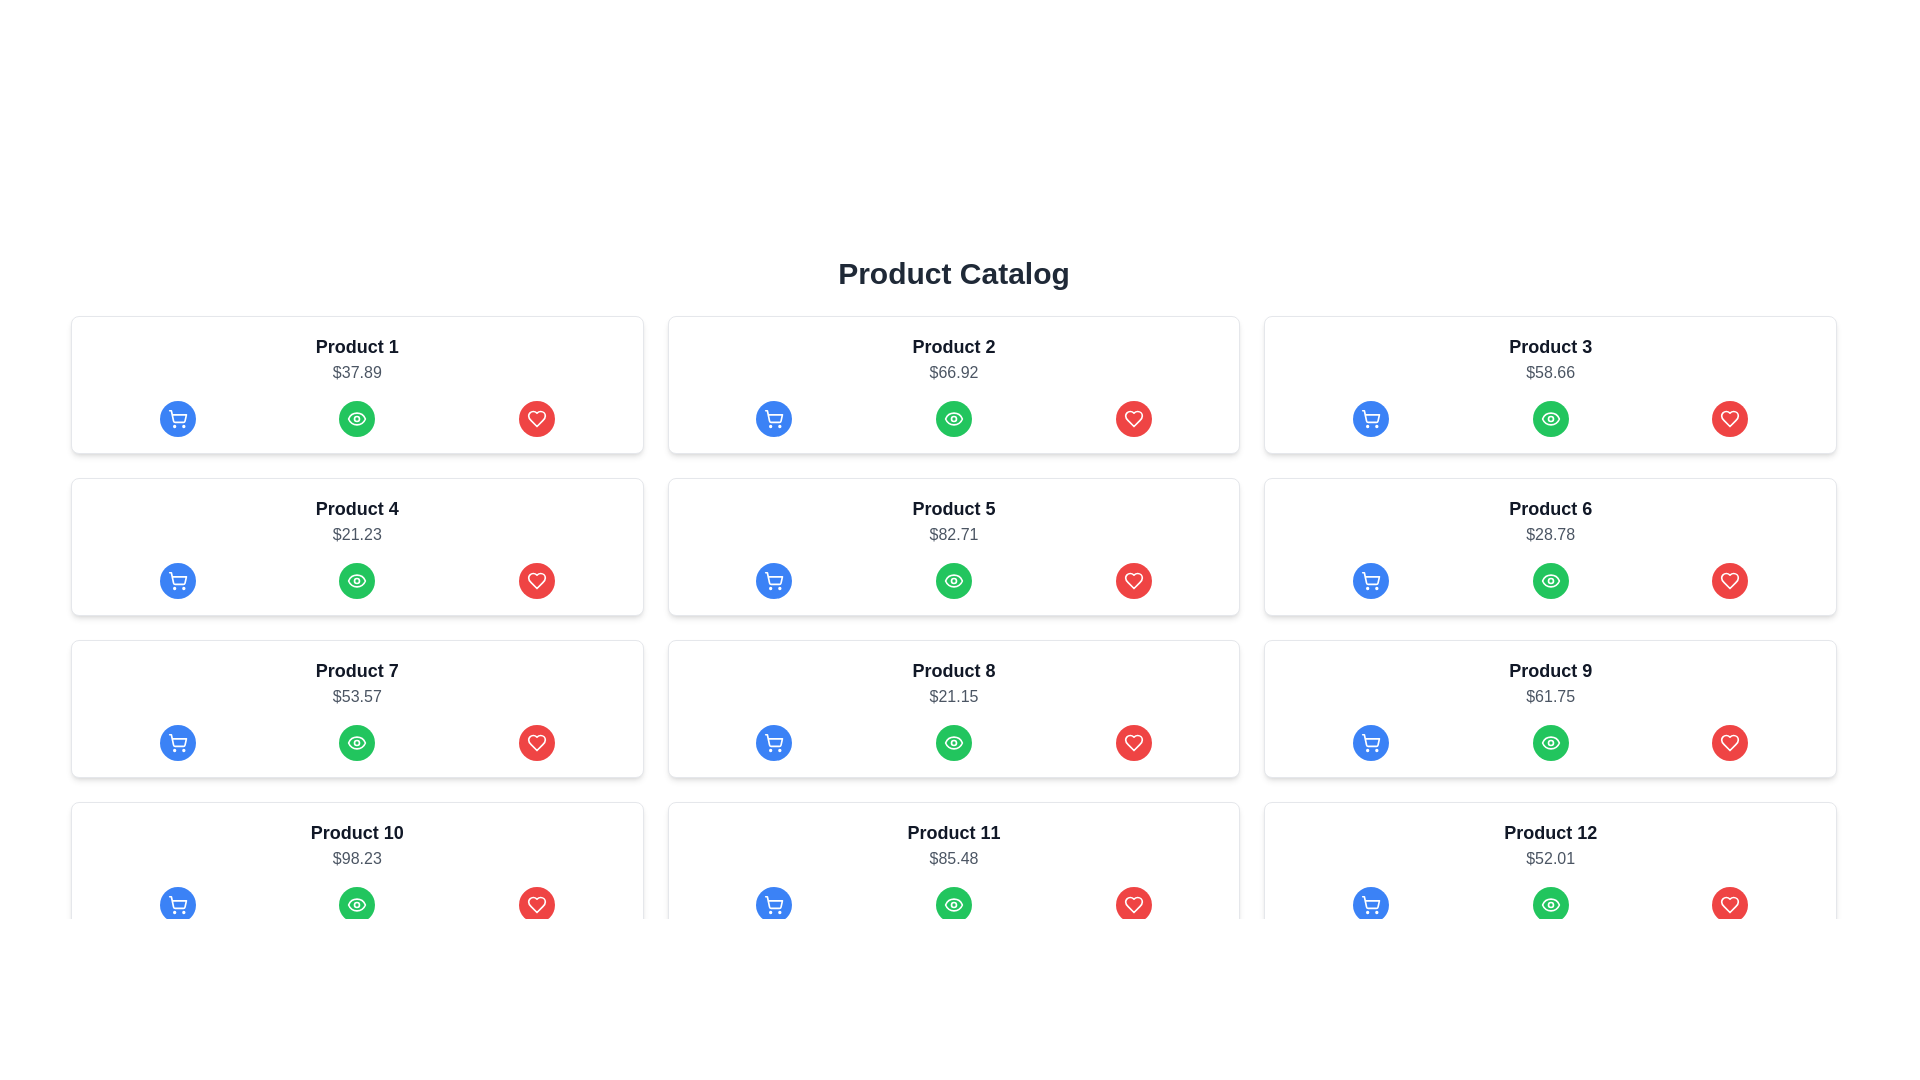 The image size is (1920, 1080). Describe the element at coordinates (536, 743) in the screenshot. I see `the heart icon located at the bottom-right corner of the 'Product 7' card for advanced interactions` at that location.